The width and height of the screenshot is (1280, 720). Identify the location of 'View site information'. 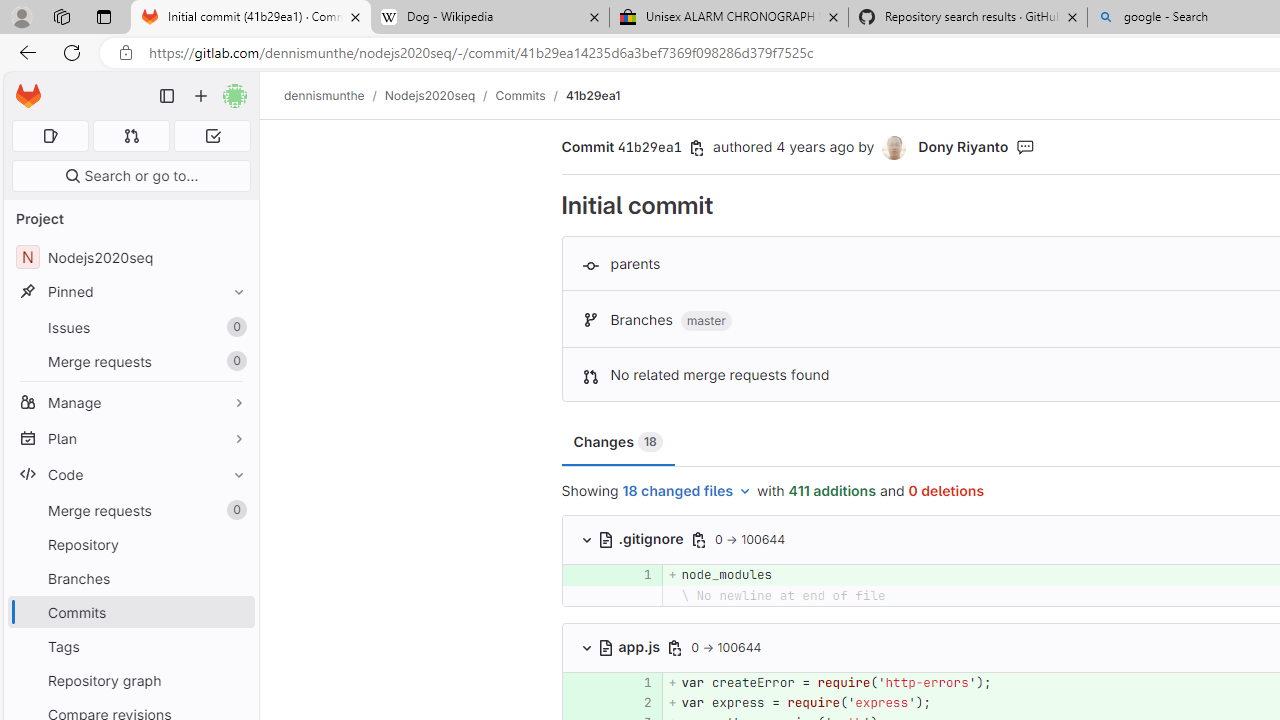
(125, 52).